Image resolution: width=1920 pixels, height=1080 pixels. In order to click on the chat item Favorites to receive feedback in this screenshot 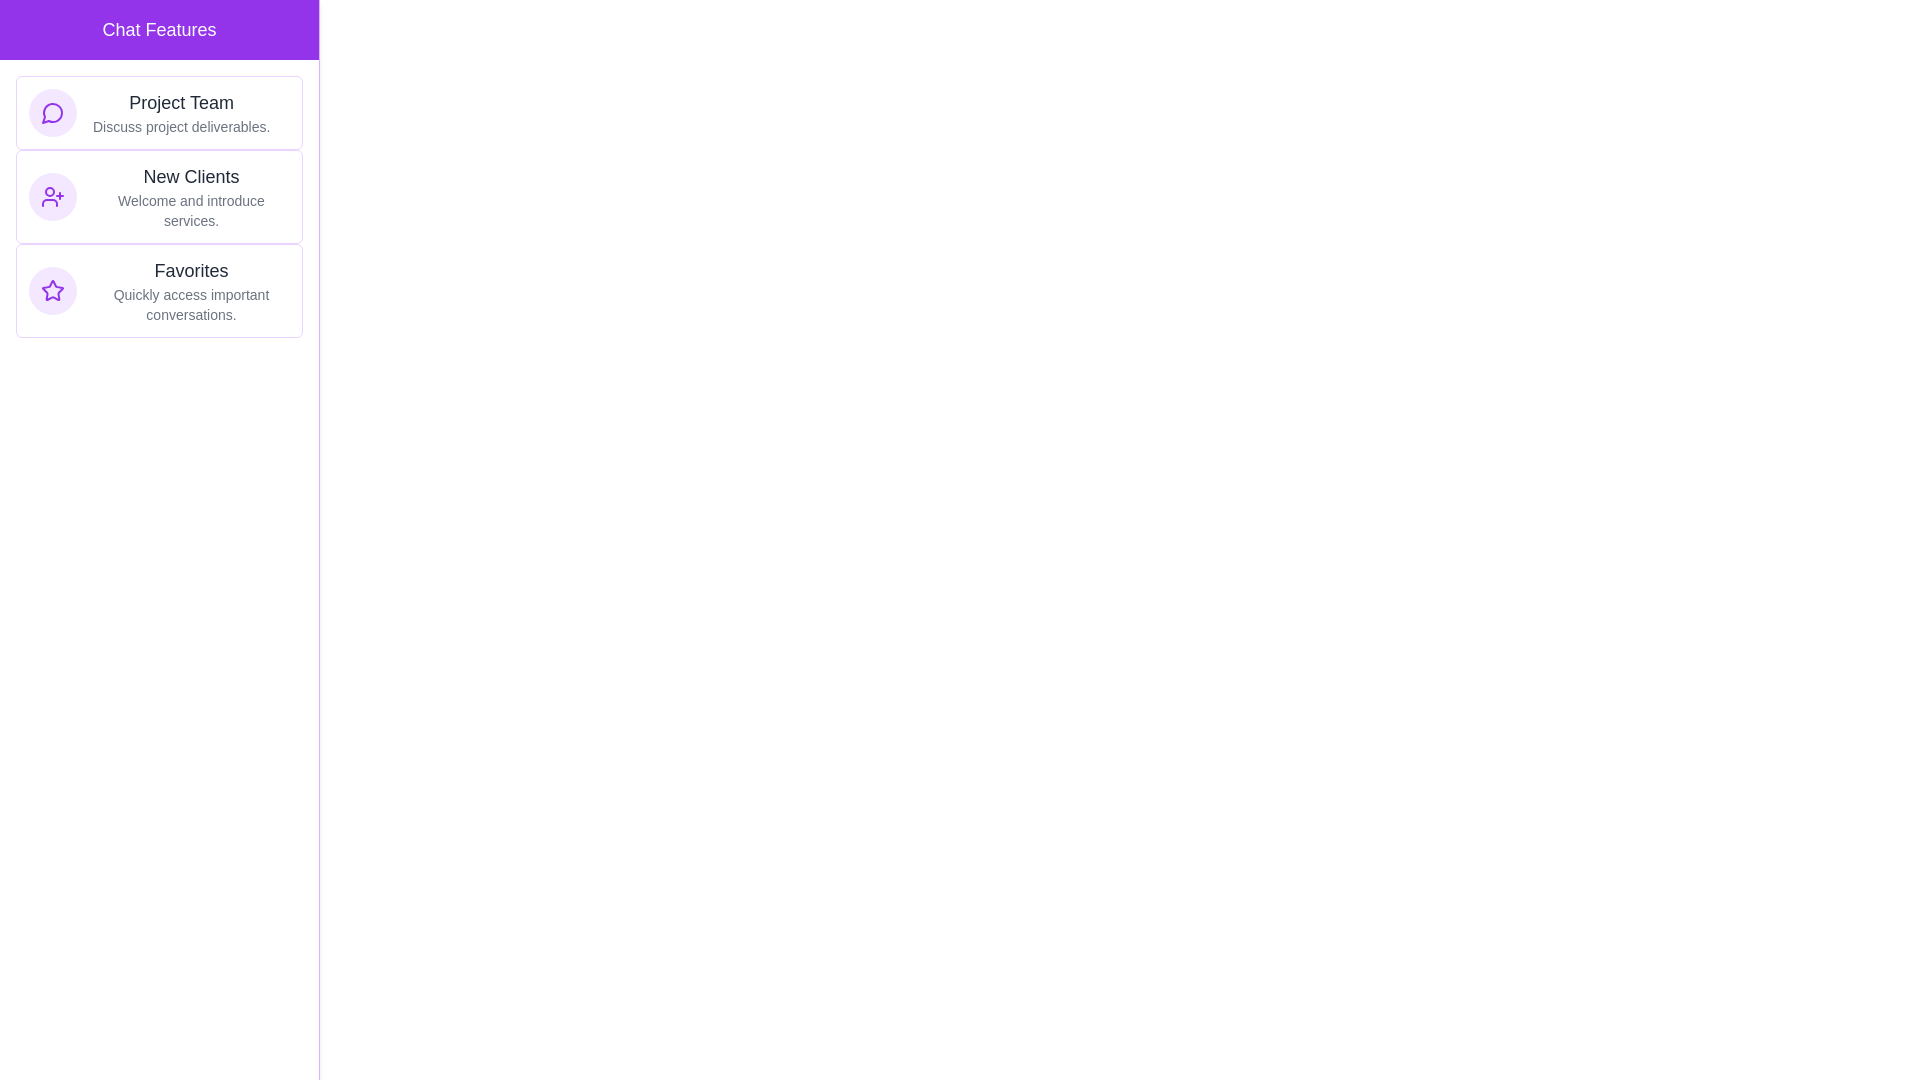, I will do `click(158, 290)`.